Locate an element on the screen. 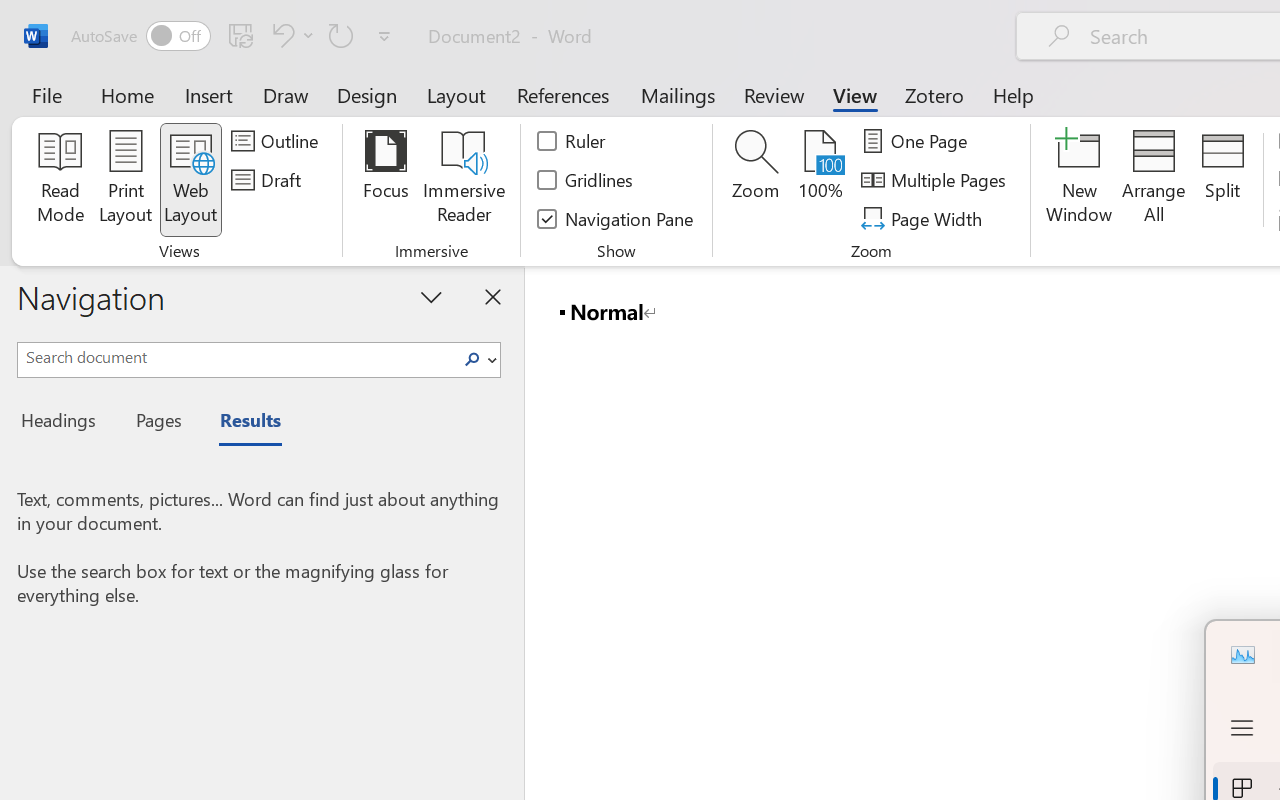 This screenshot has width=1280, height=800. 'Search' is located at coordinates (471, 360).